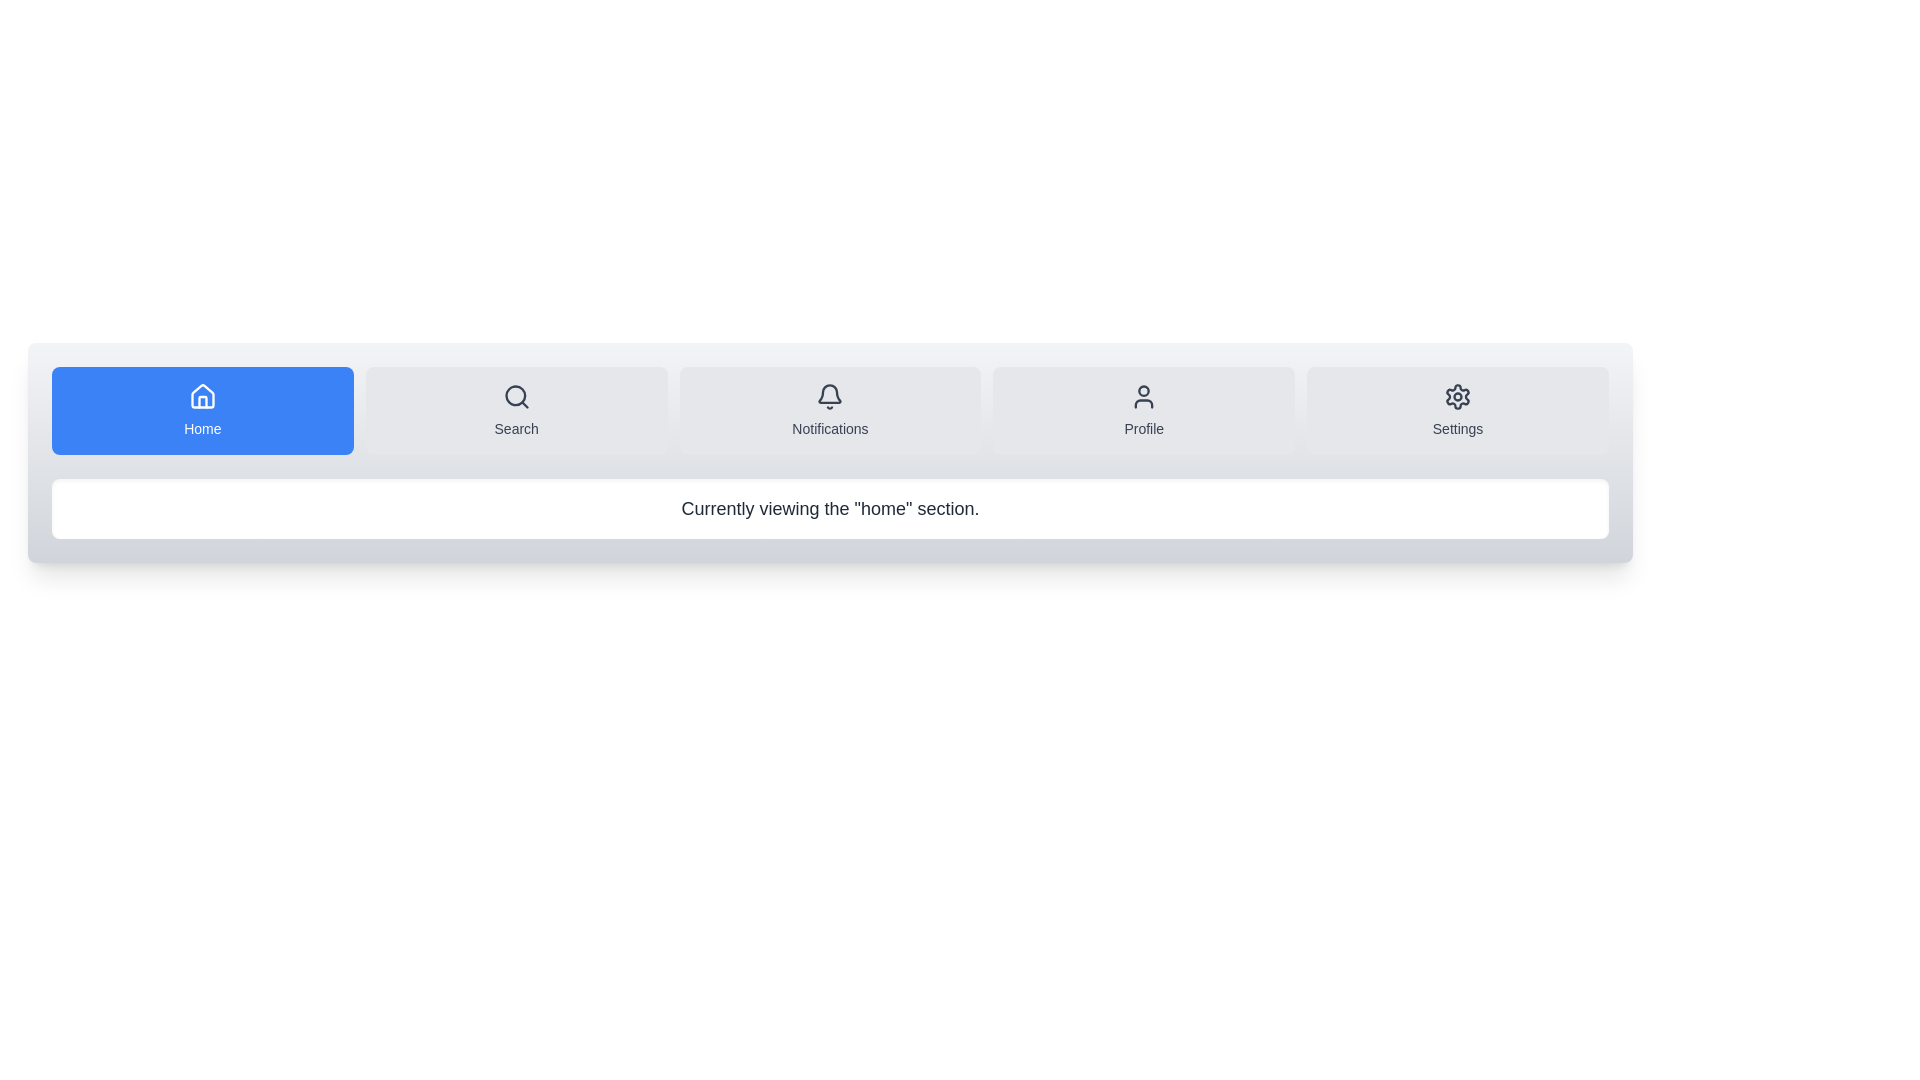  What do you see at coordinates (516, 427) in the screenshot?
I see `the descriptive text label for the search button located below the magnifying glass icon, which clarifies the button's action to initiate a search operation` at bounding box center [516, 427].